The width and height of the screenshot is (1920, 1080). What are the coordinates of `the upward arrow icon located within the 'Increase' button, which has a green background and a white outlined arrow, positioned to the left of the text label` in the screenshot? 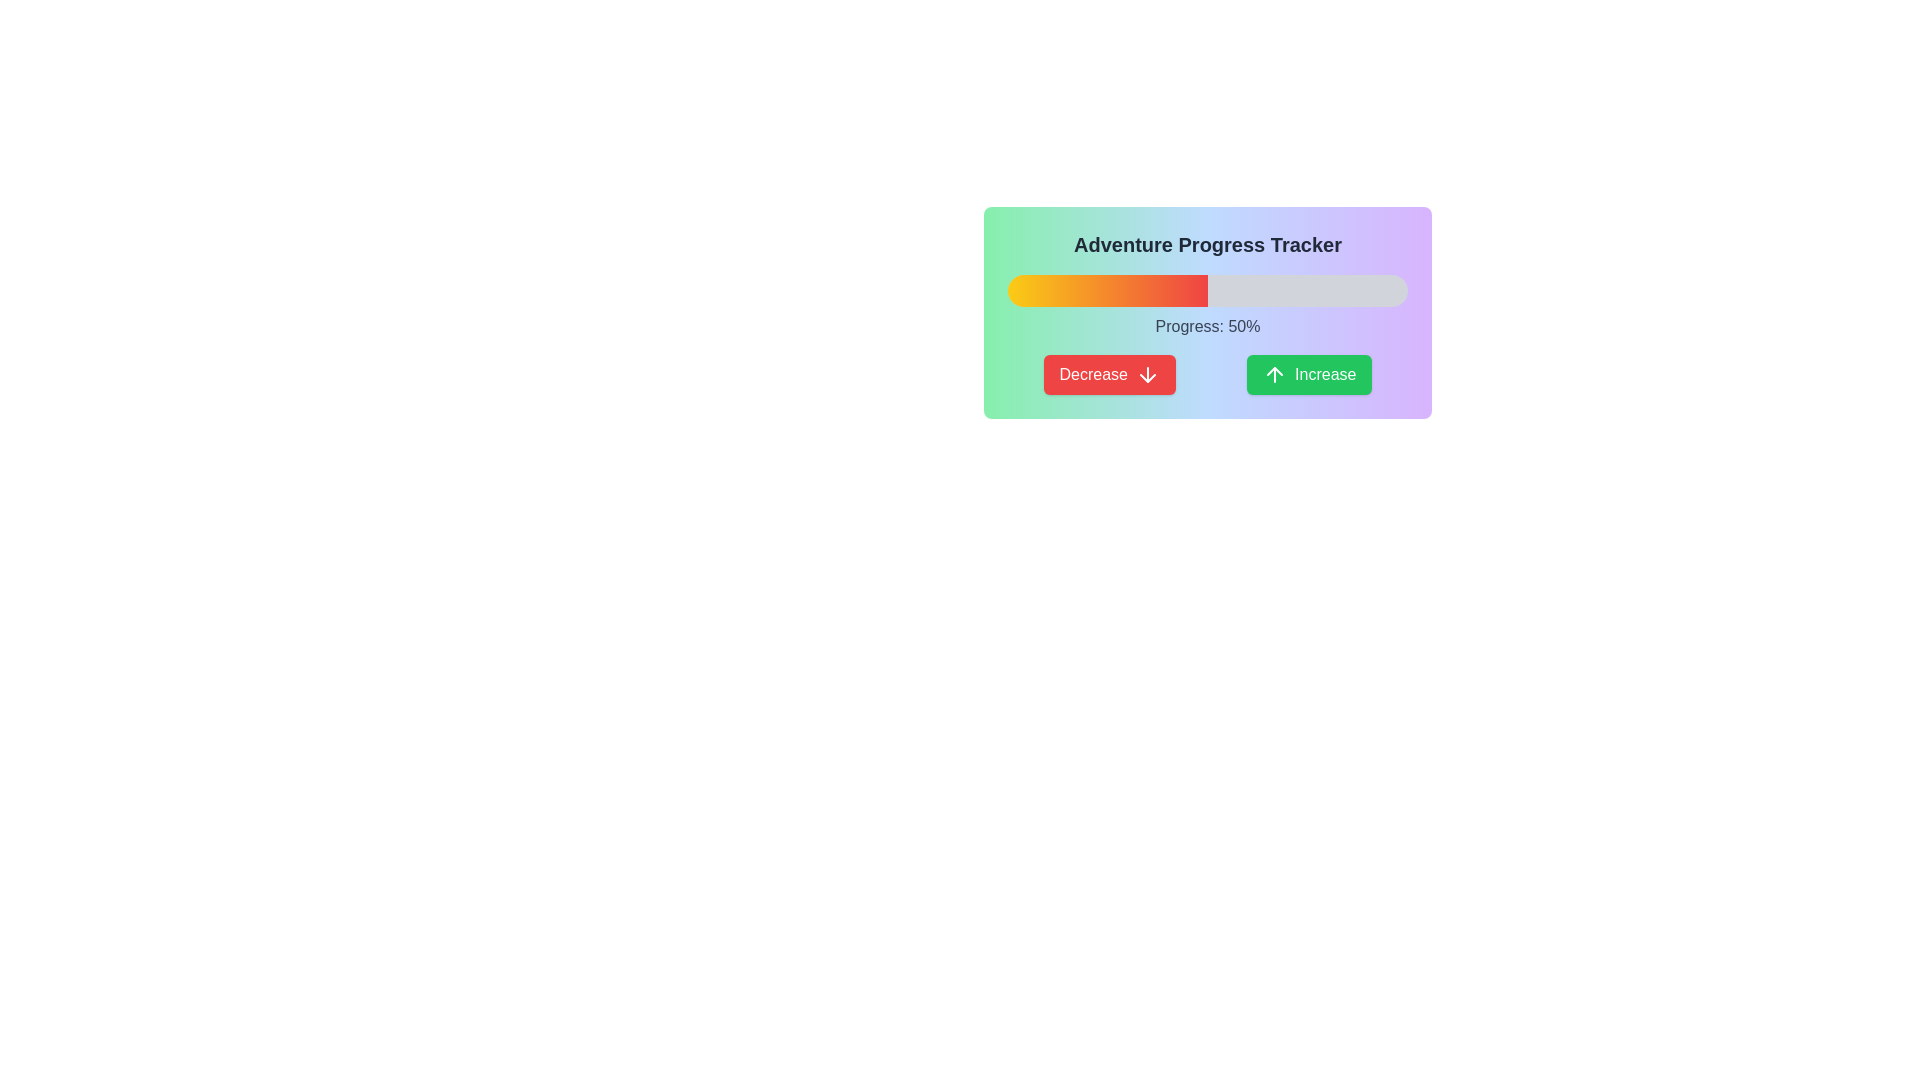 It's located at (1274, 374).